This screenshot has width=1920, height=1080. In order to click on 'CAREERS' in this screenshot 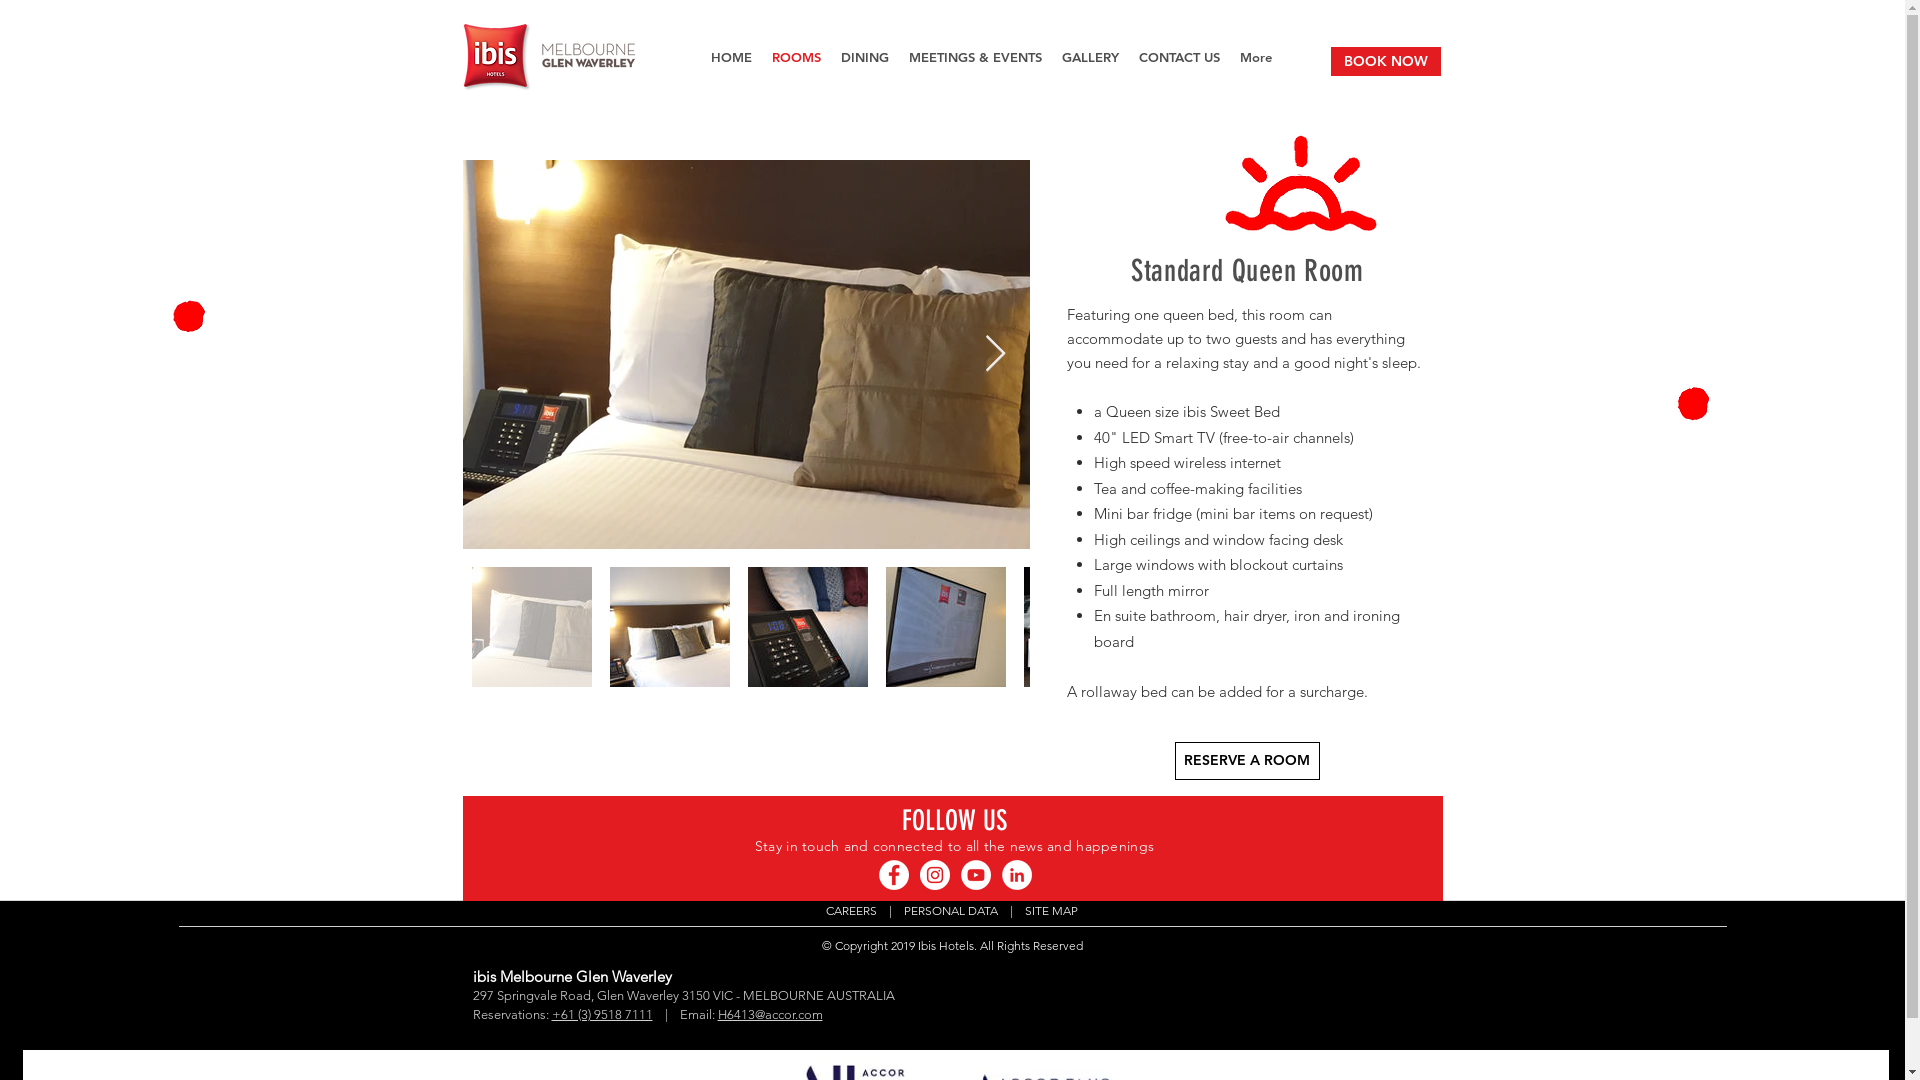, I will do `click(851, 910)`.